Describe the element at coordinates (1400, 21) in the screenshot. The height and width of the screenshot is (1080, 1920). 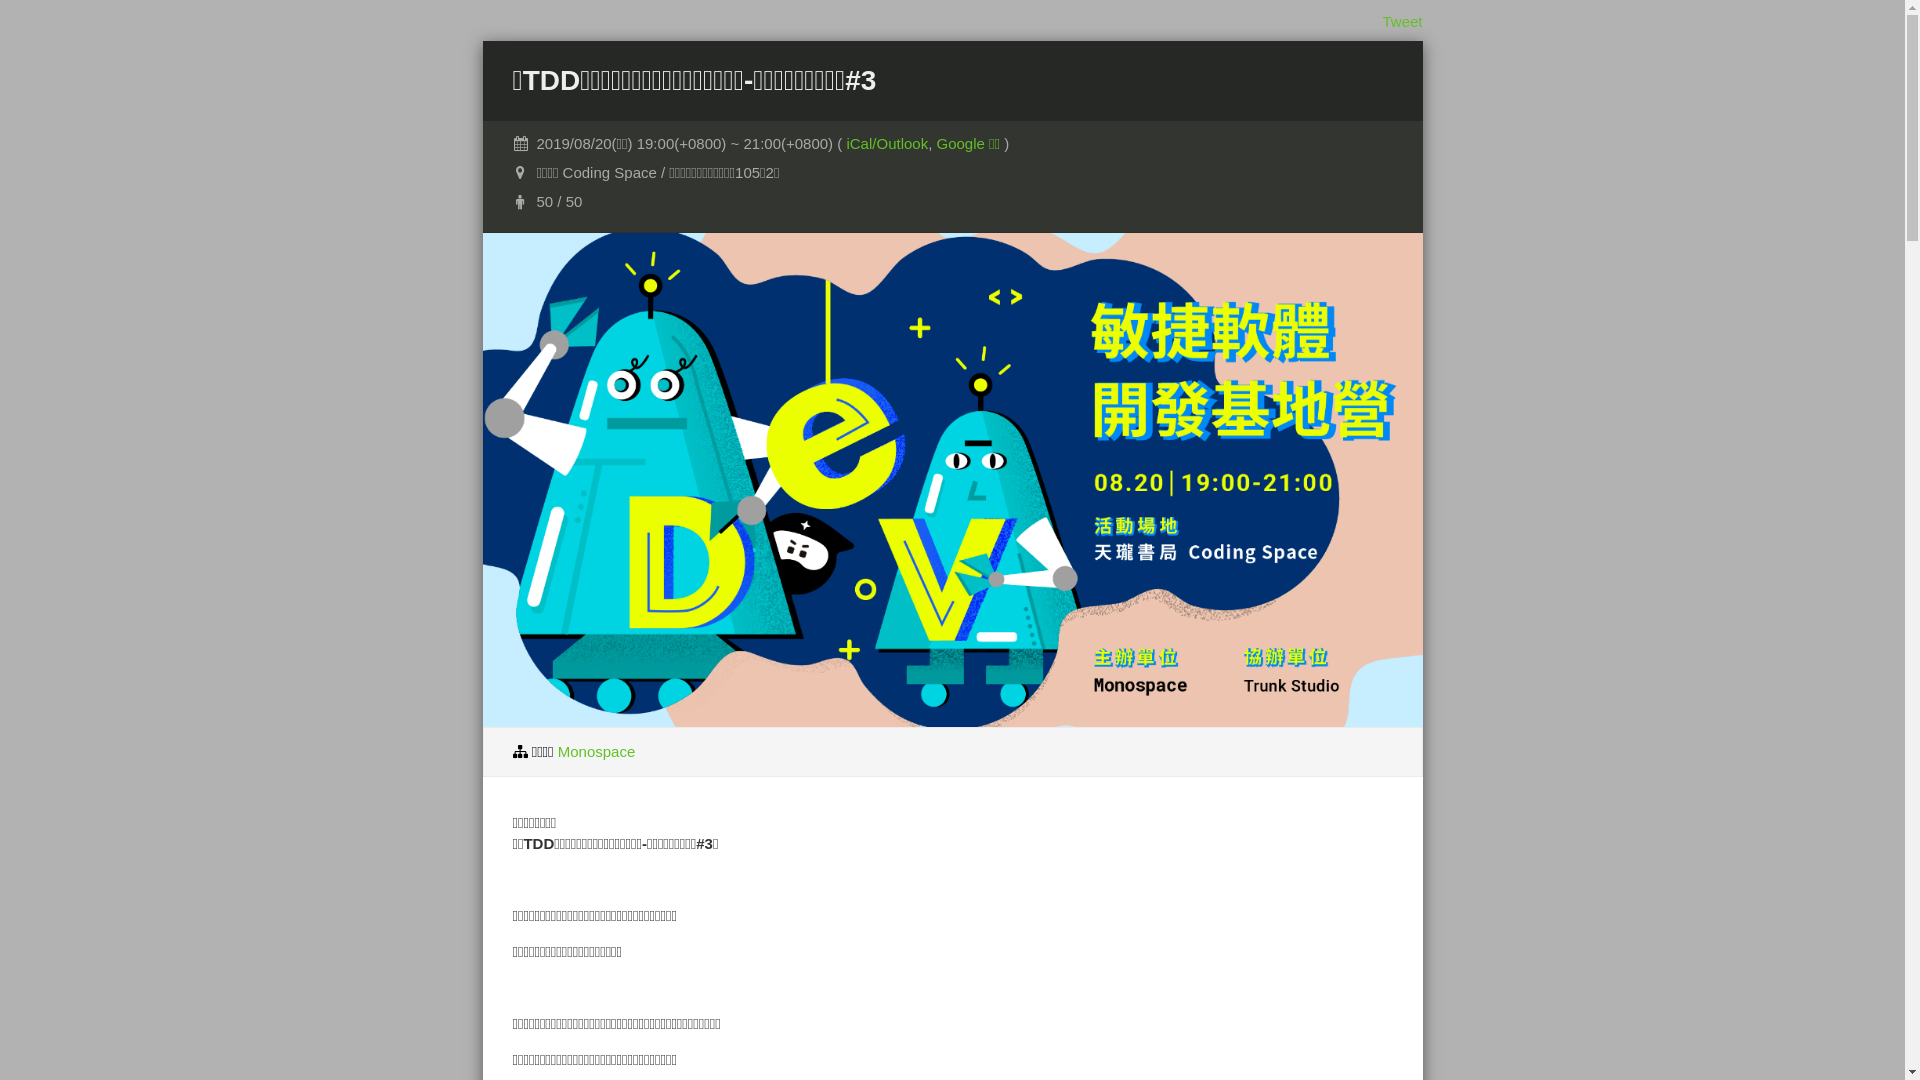
I see `'Tweet'` at that location.